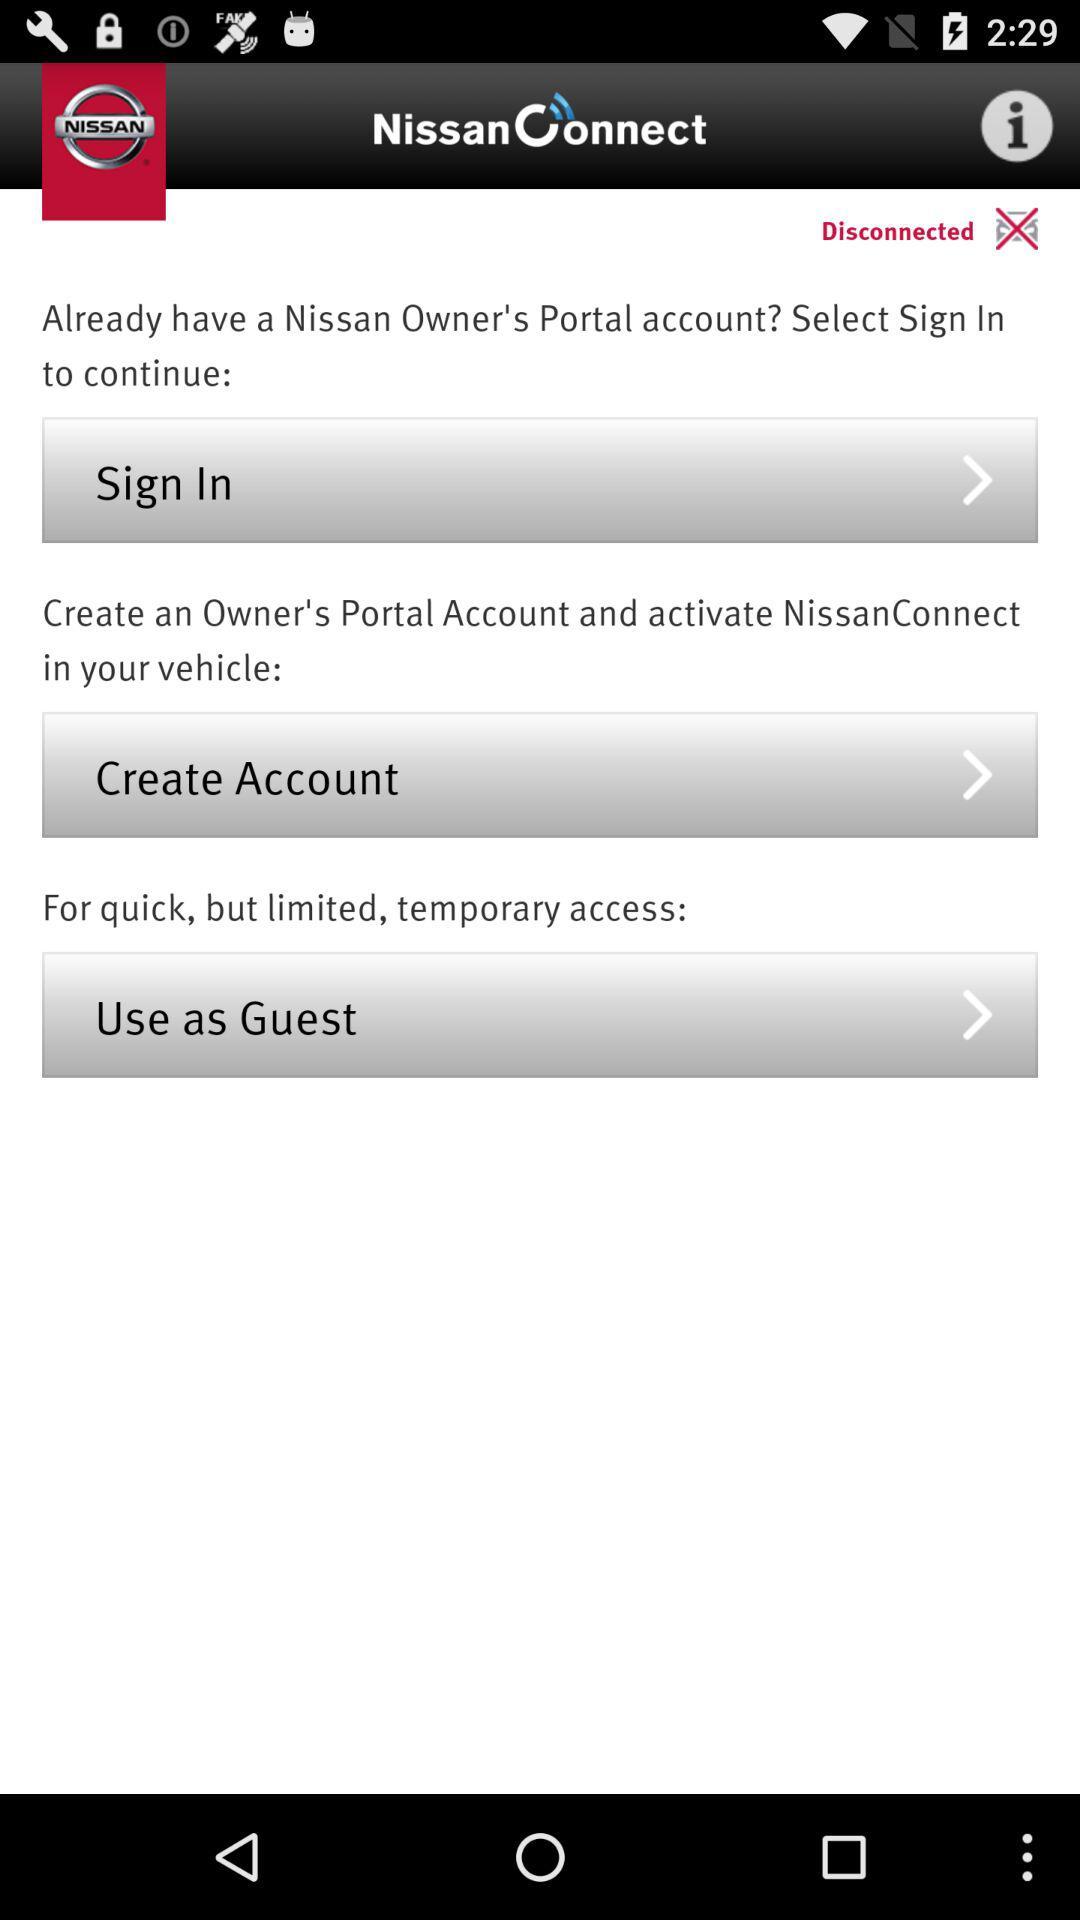 This screenshot has width=1080, height=1920. I want to click on information option, so click(1017, 124).